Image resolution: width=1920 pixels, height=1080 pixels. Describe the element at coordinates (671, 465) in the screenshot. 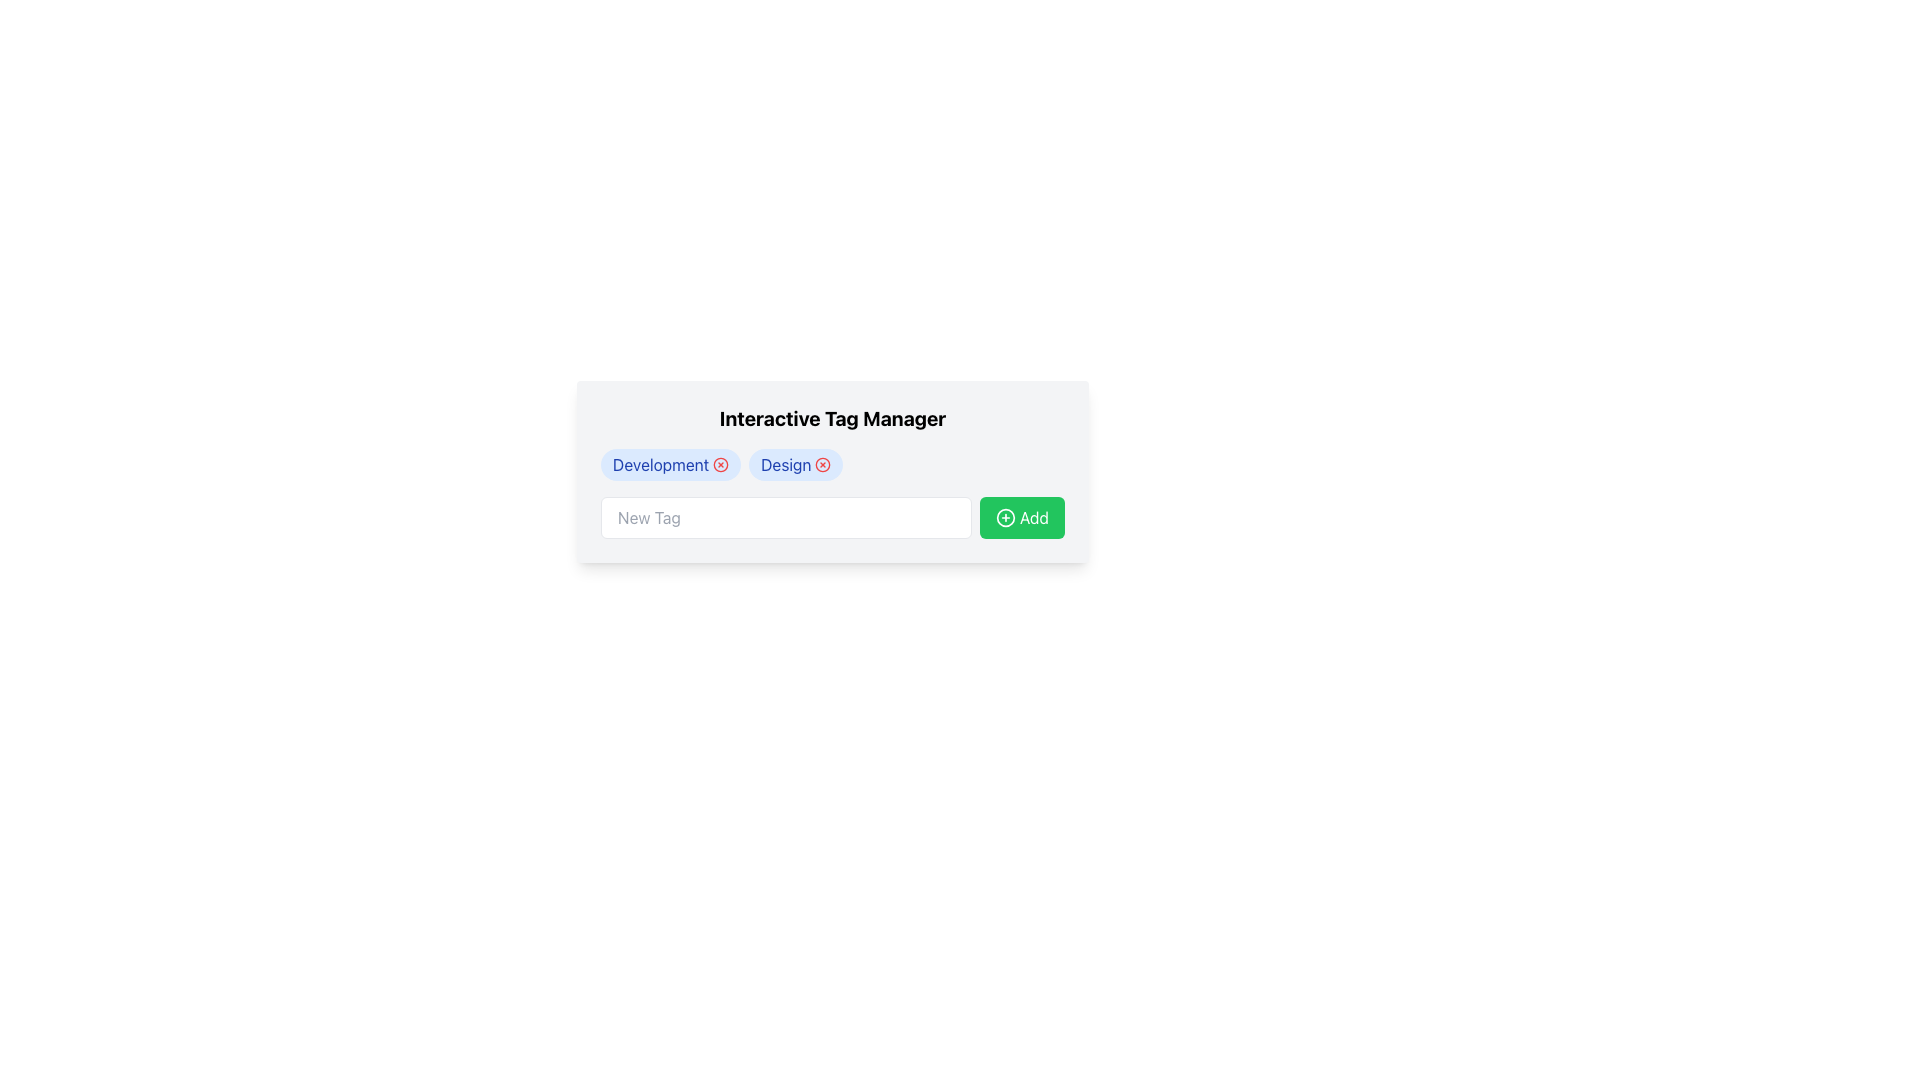

I see `the 'Development' tag` at that location.